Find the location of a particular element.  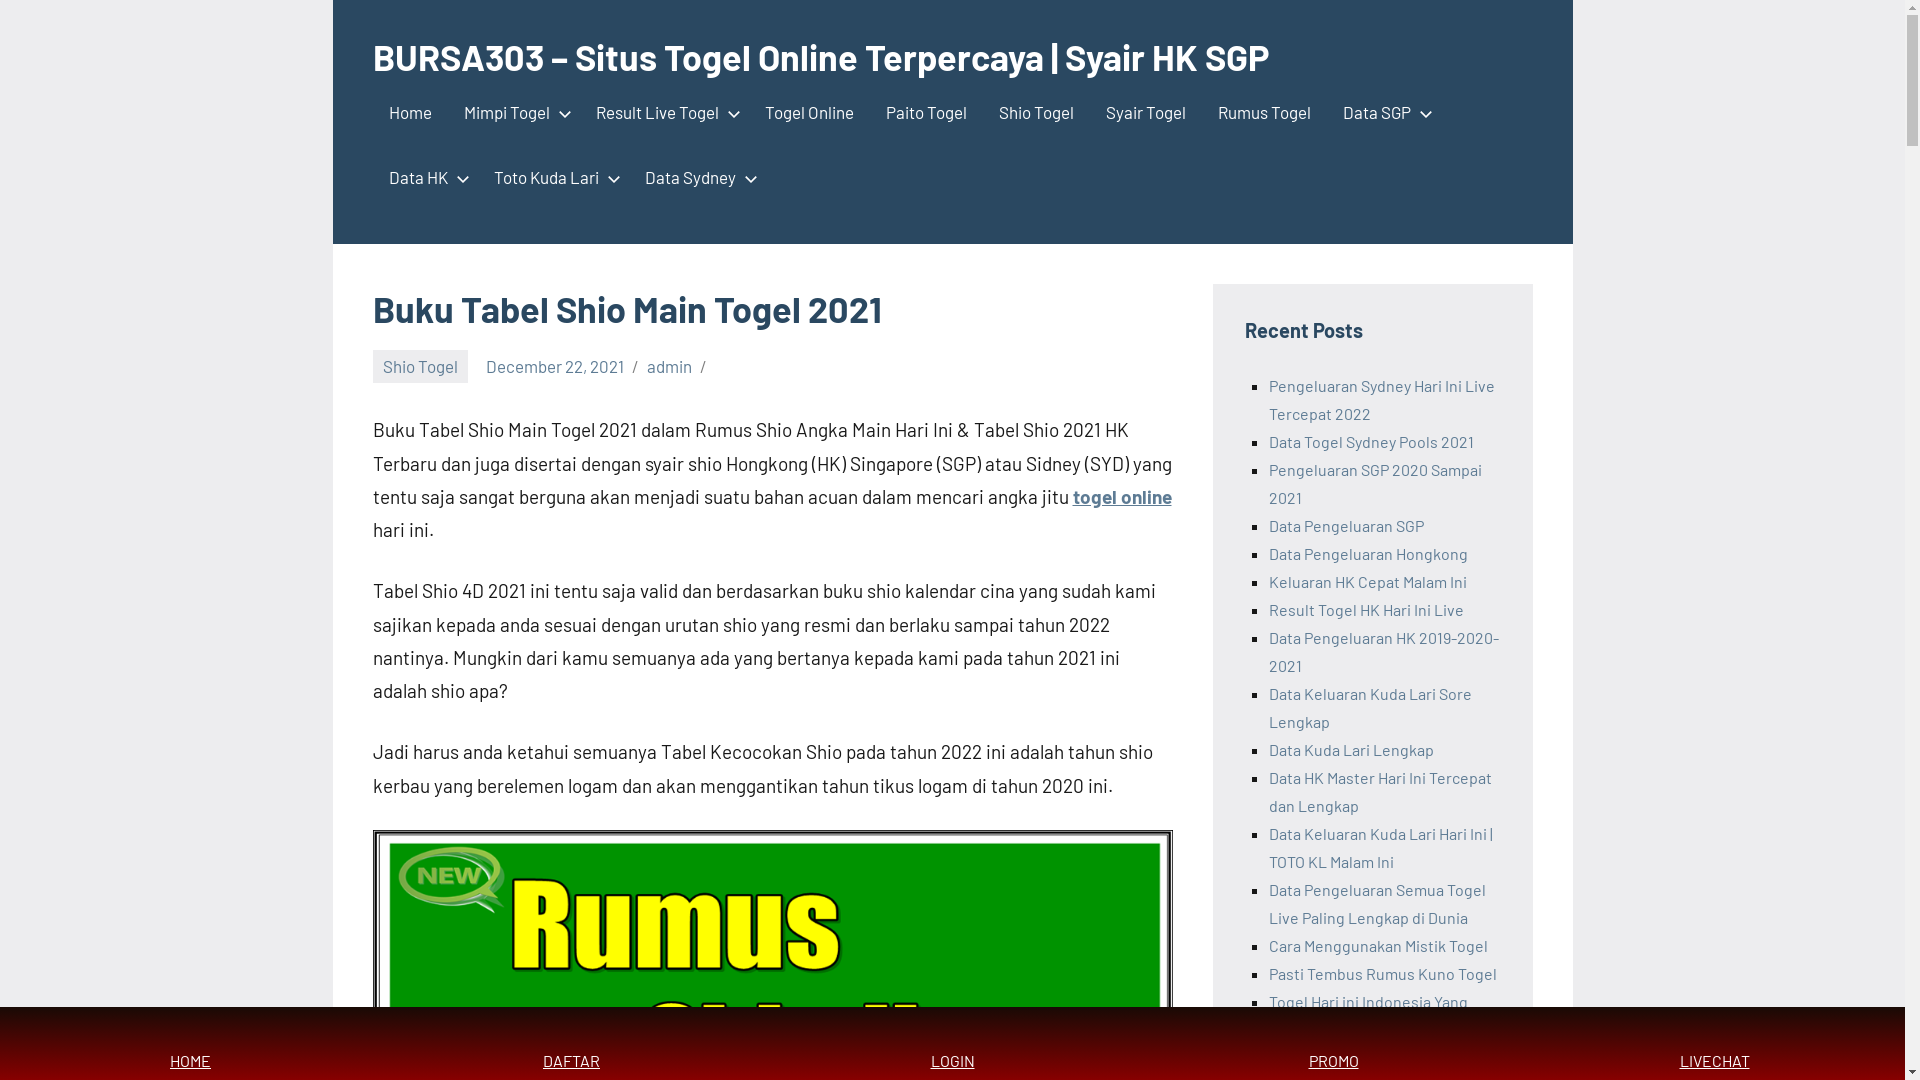

'Data Pengeluaran Semua Togel Live Paling Lengkap di Dunia' is located at coordinates (1375, 903).